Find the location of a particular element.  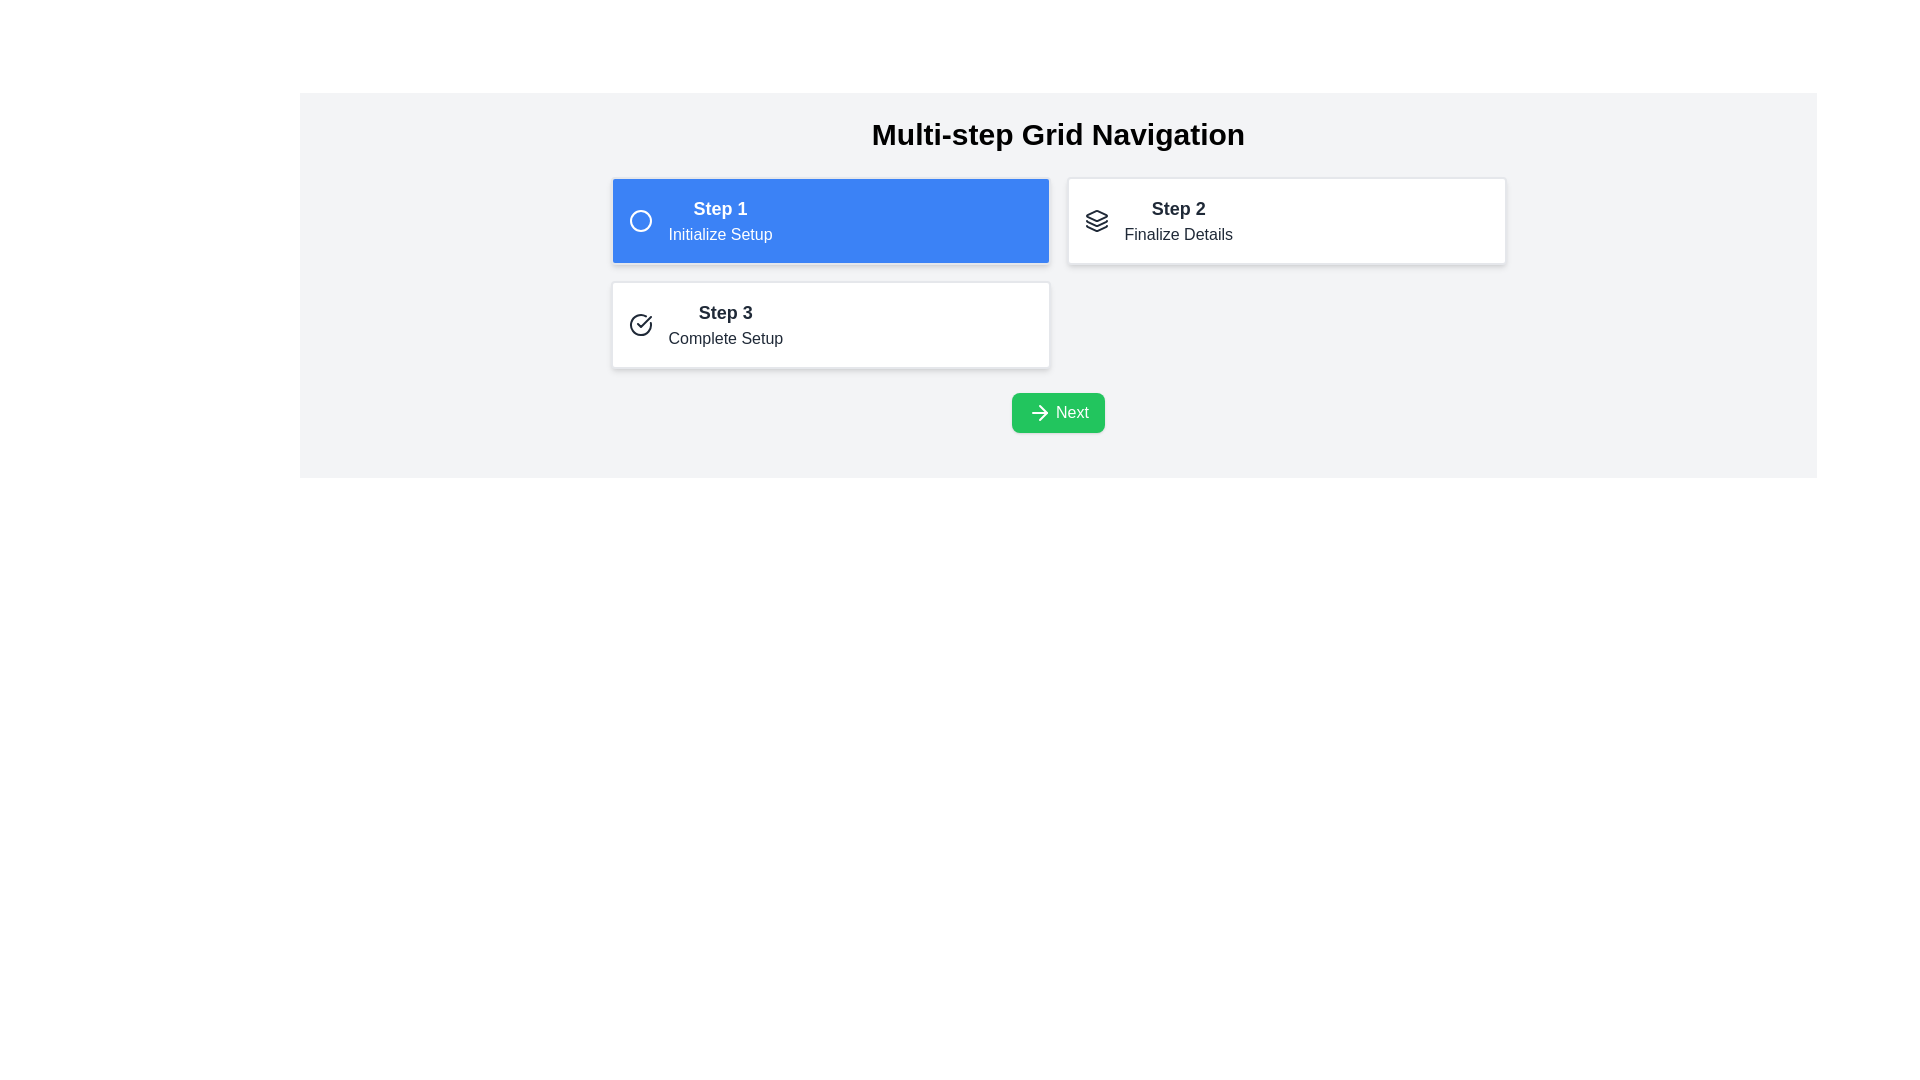

the checkmark symbol within the circular icon located to the left of the text 'Step 3 Complete Setup' in the multi-step navigation interface is located at coordinates (643, 320).